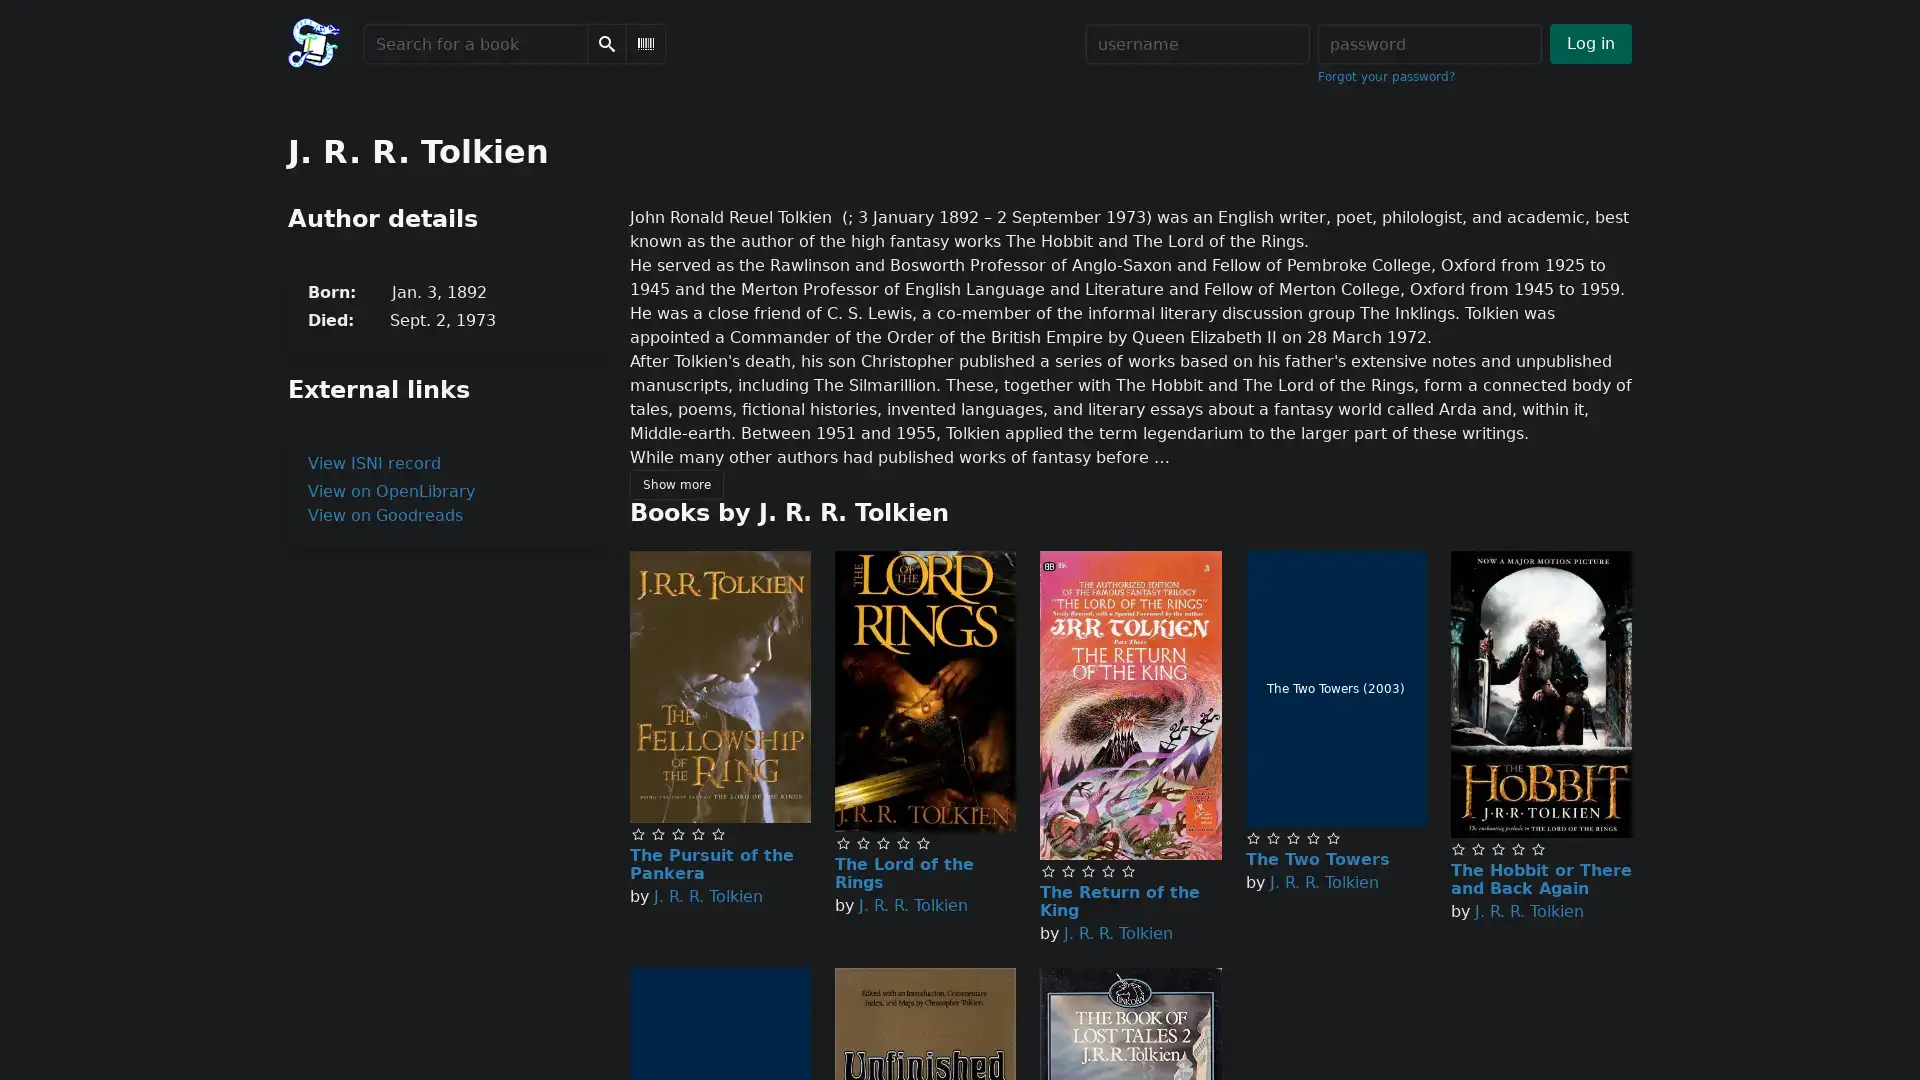 The height and width of the screenshot is (1080, 1920). What do you see at coordinates (676, 485) in the screenshot?
I see `Show more` at bounding box center [676, 485].